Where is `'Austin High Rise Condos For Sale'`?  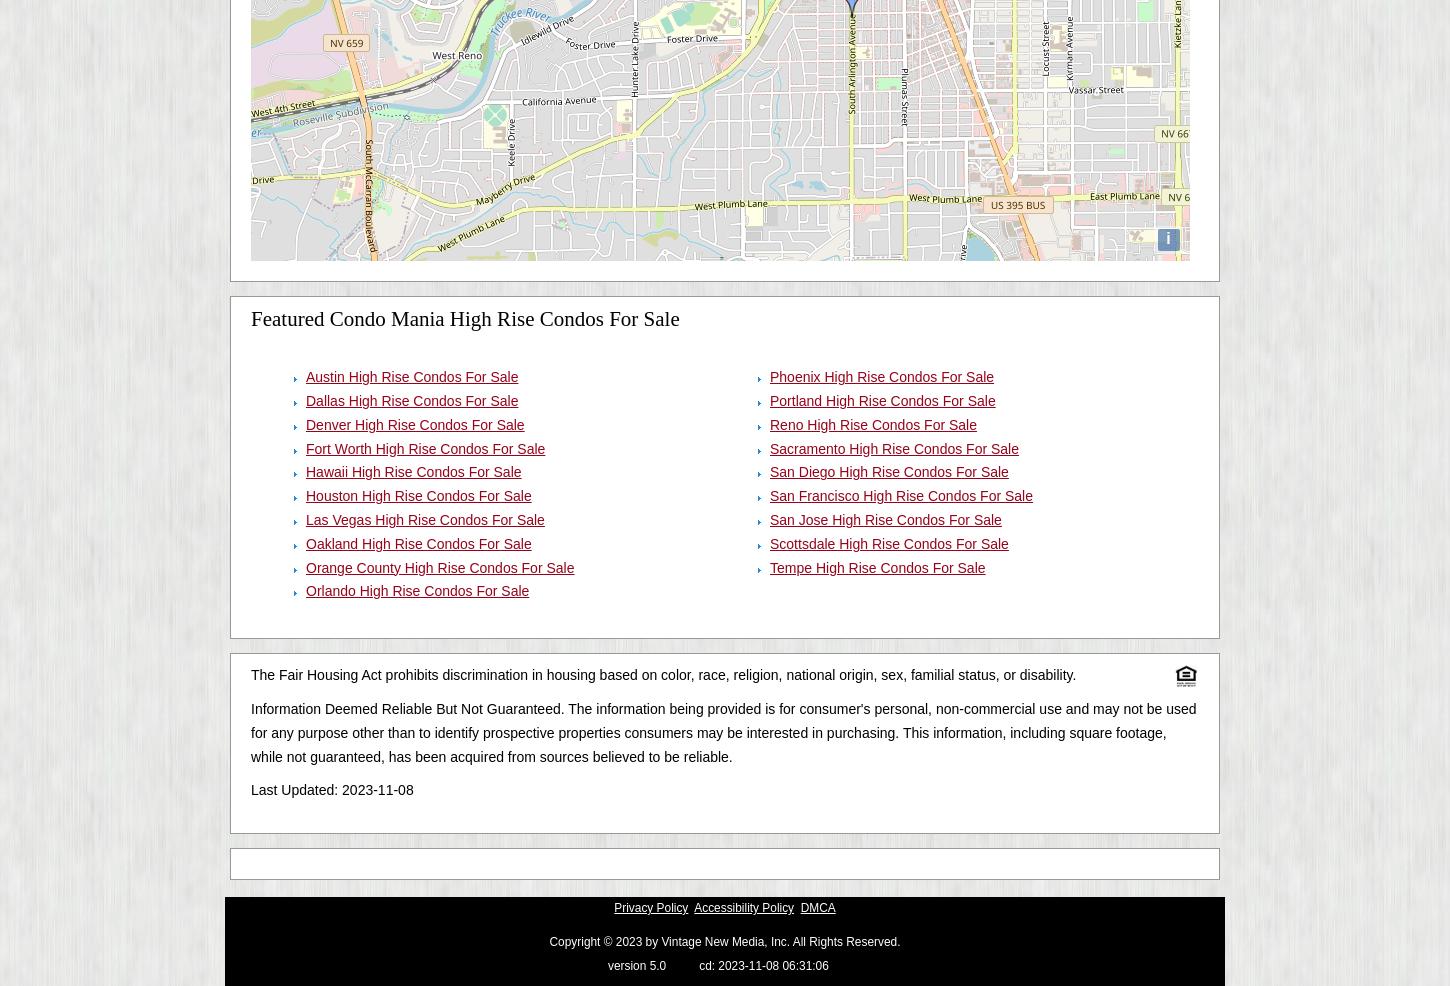
'Austin High Rise Condos For Sale' is located at coordinates (410, 376).